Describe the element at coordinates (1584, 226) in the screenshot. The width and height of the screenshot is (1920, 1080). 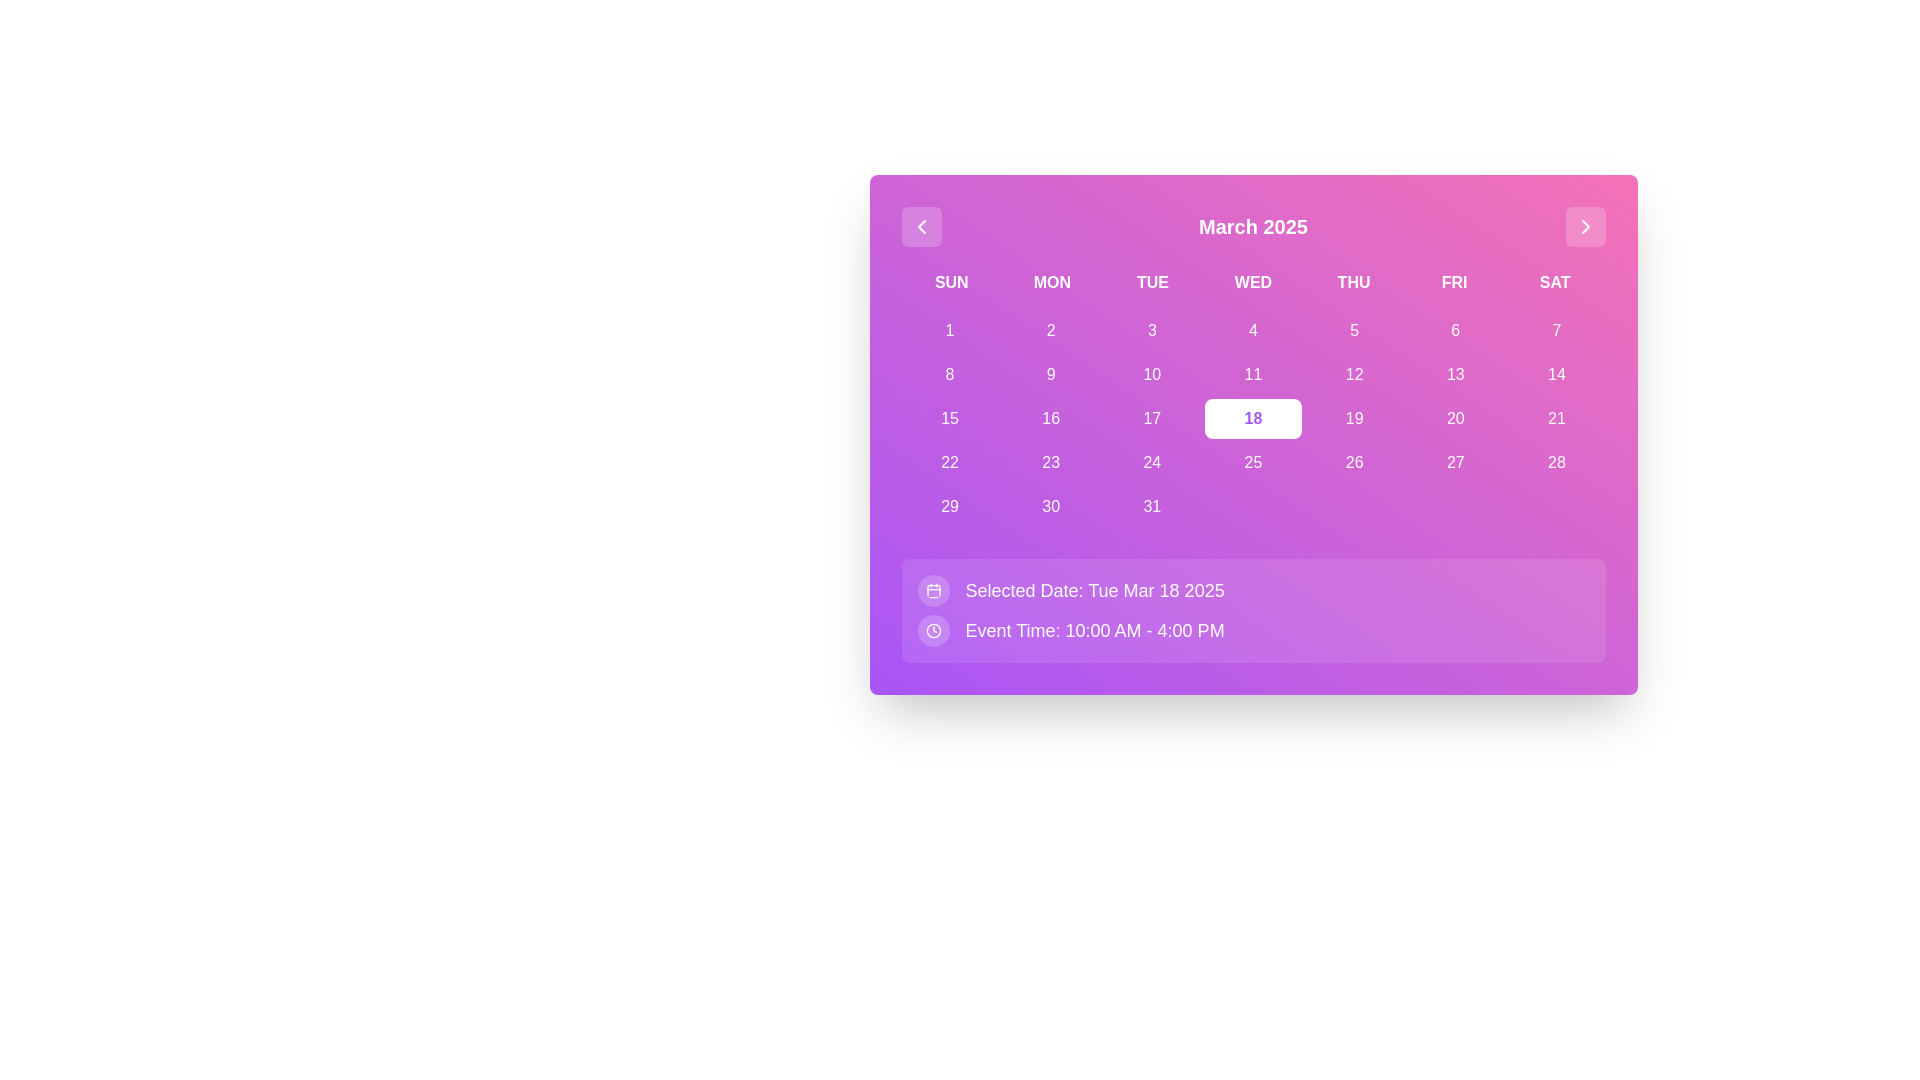
I see `the navigation button with a right-arrow icon to advance to the next month in the calendar interface` at that location.